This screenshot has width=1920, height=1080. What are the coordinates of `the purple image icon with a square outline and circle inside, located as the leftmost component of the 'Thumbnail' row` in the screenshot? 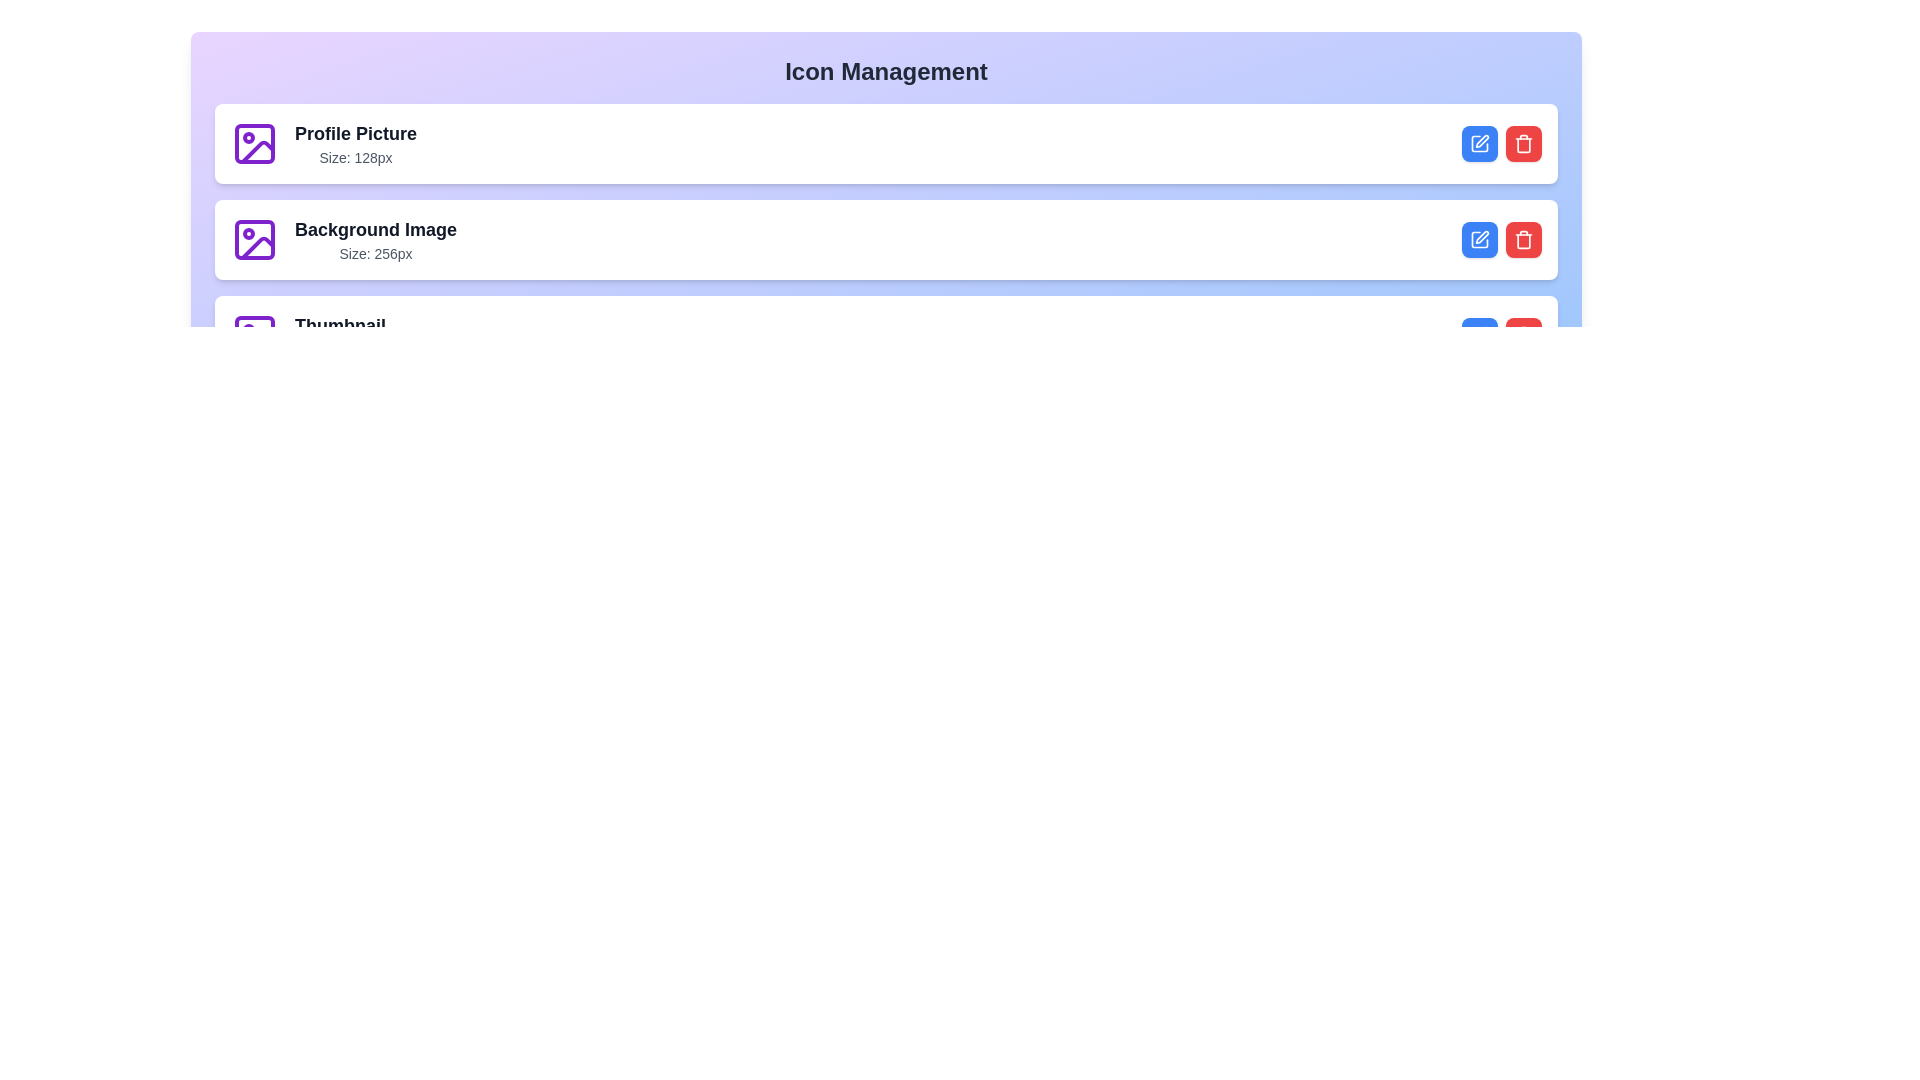 It's located at (253, 334).